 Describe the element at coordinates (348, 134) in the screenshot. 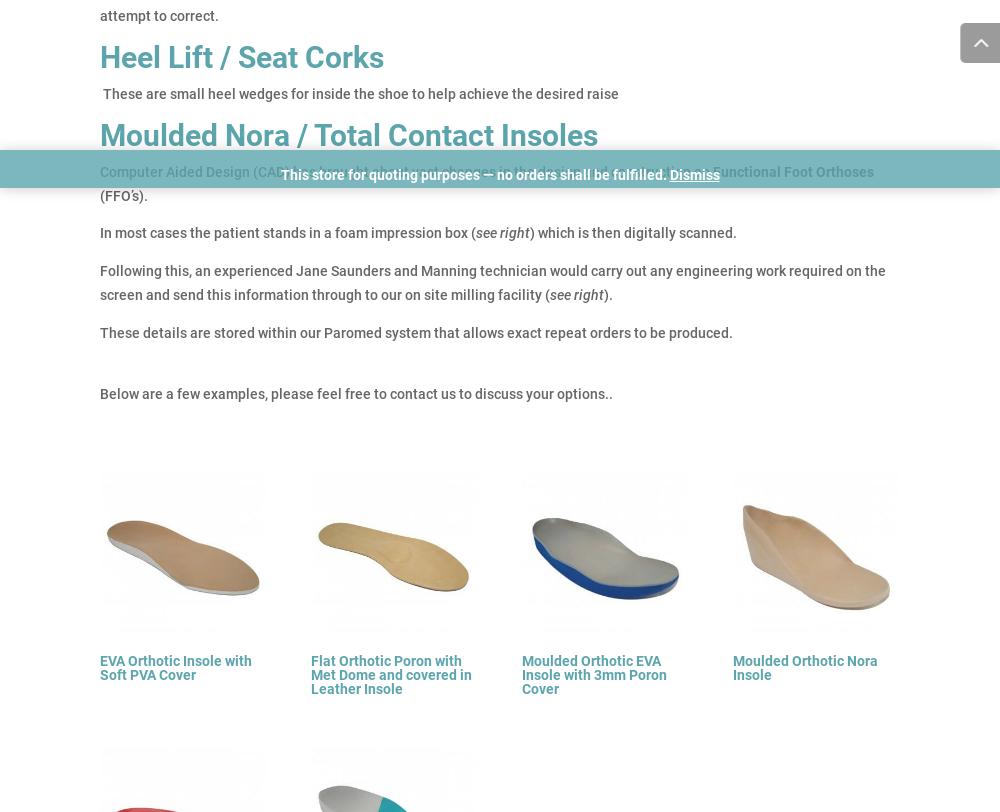

I see `'Moulded Nora / Total Contact Insoles'` at that location.